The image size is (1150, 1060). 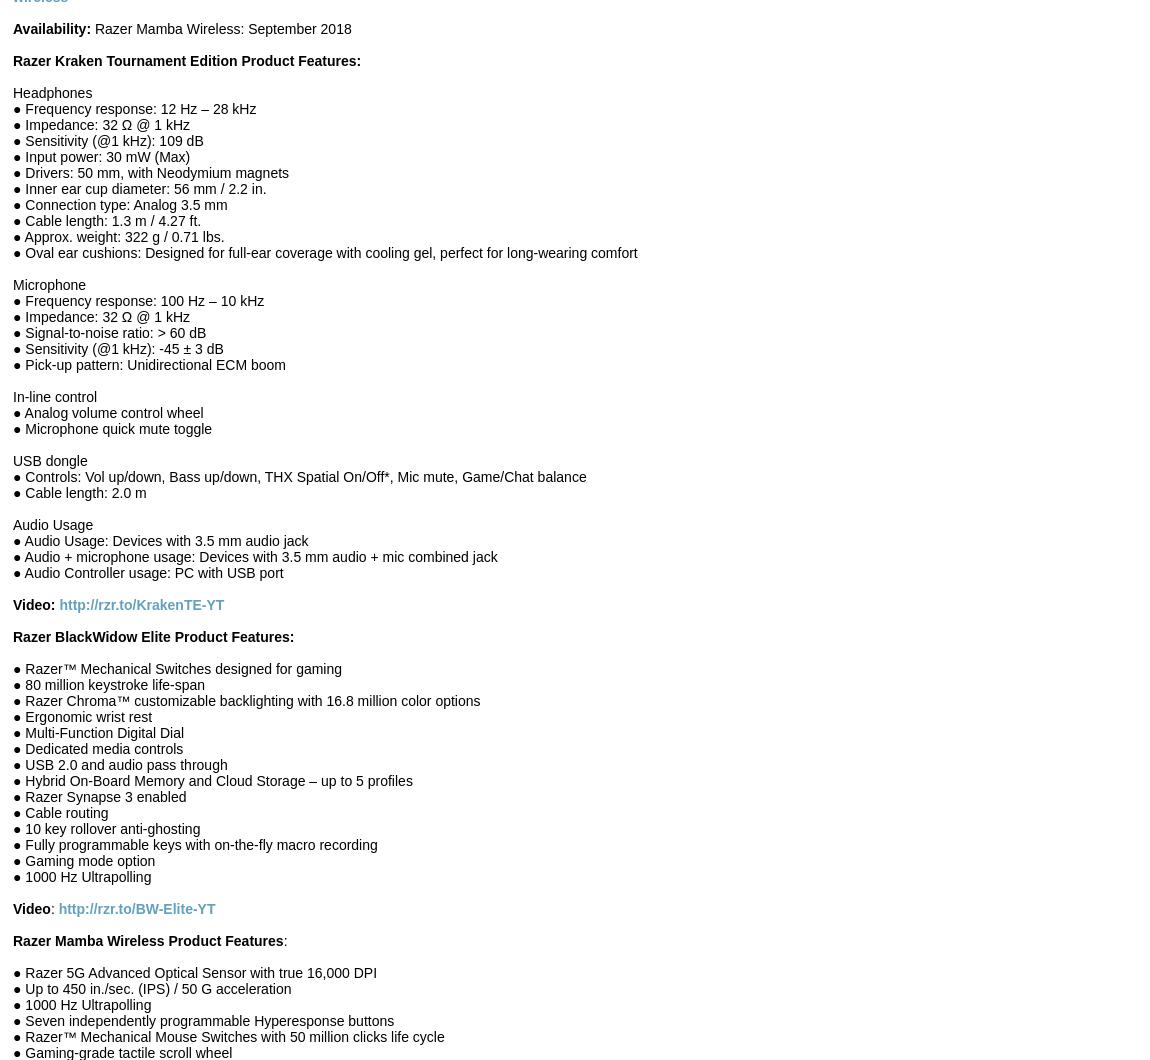 I want to click on '● 80 million keystroke life-span', so click(x=11, y=683).